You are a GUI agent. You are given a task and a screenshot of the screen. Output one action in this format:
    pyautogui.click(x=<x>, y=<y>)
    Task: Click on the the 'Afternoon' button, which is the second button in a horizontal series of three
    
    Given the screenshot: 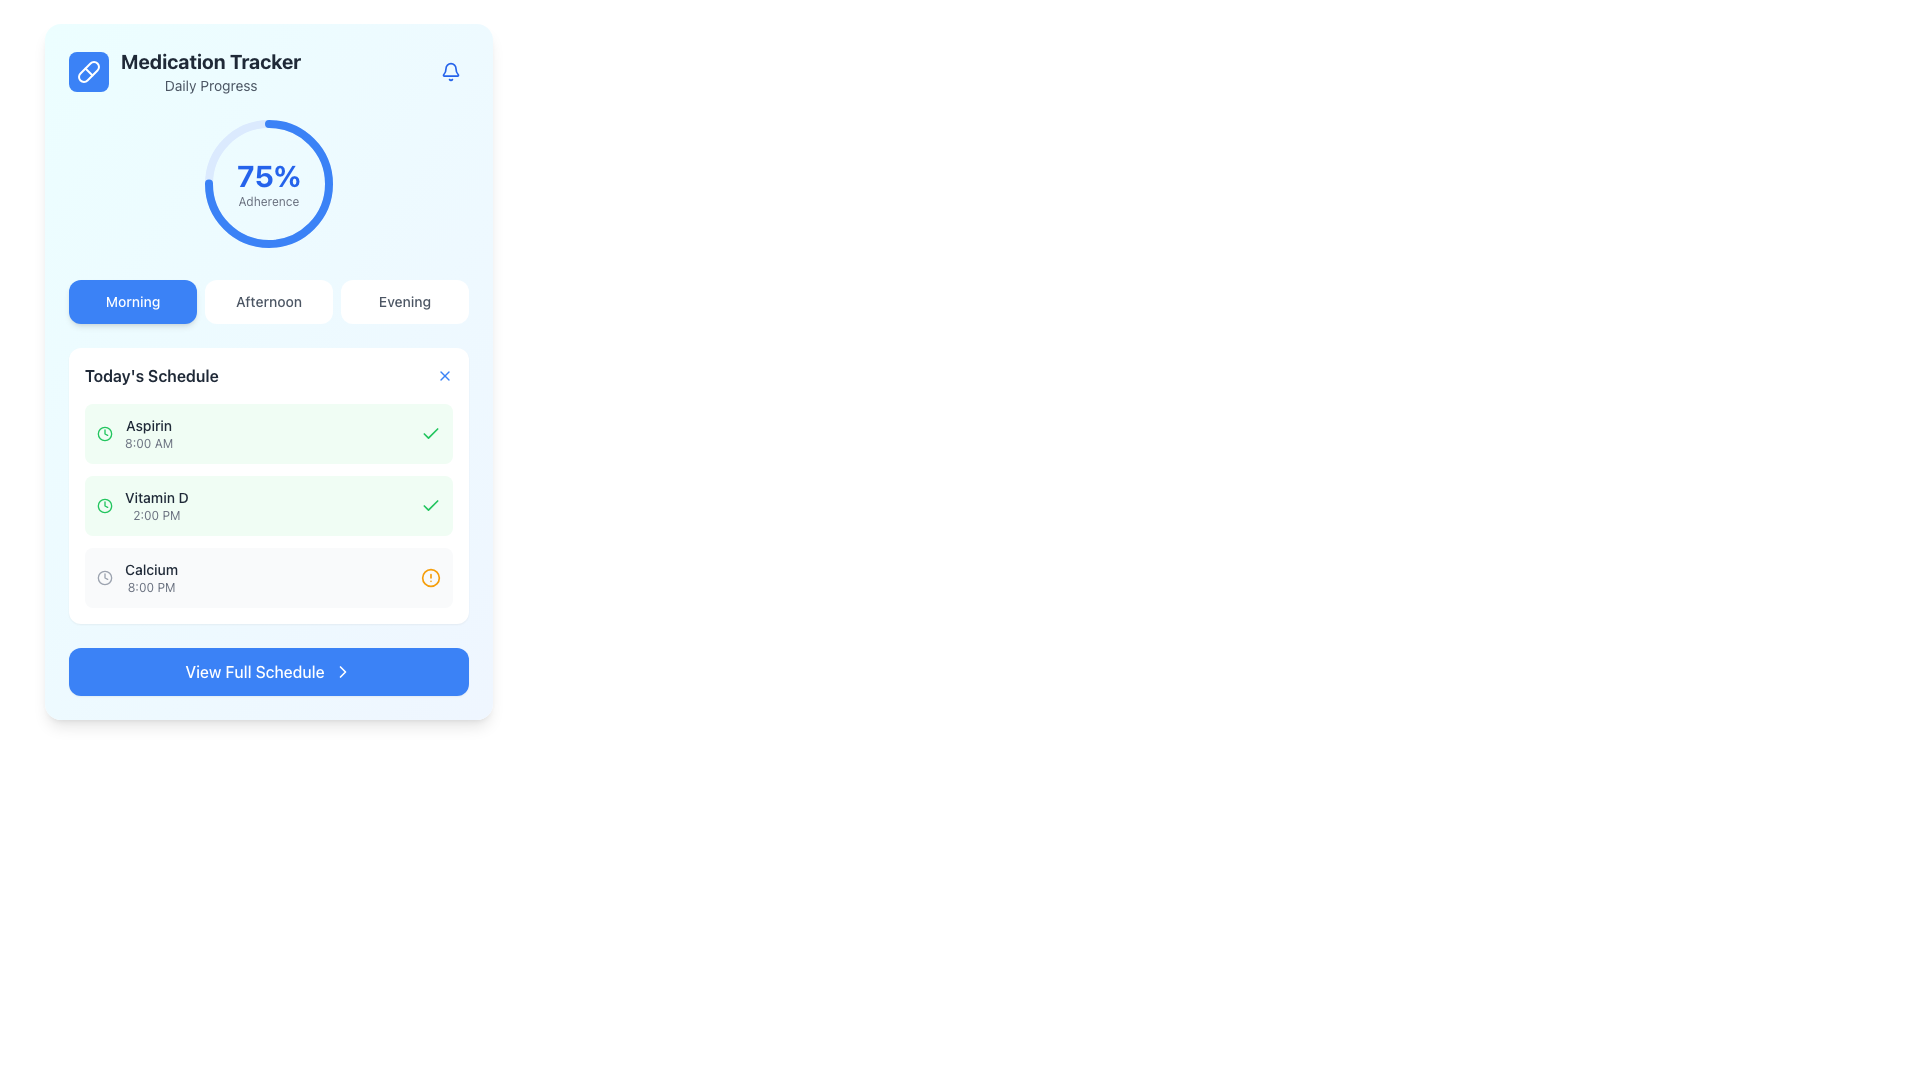 What is the action you would take?
    pyautogui.click(x=267, y=301)
    